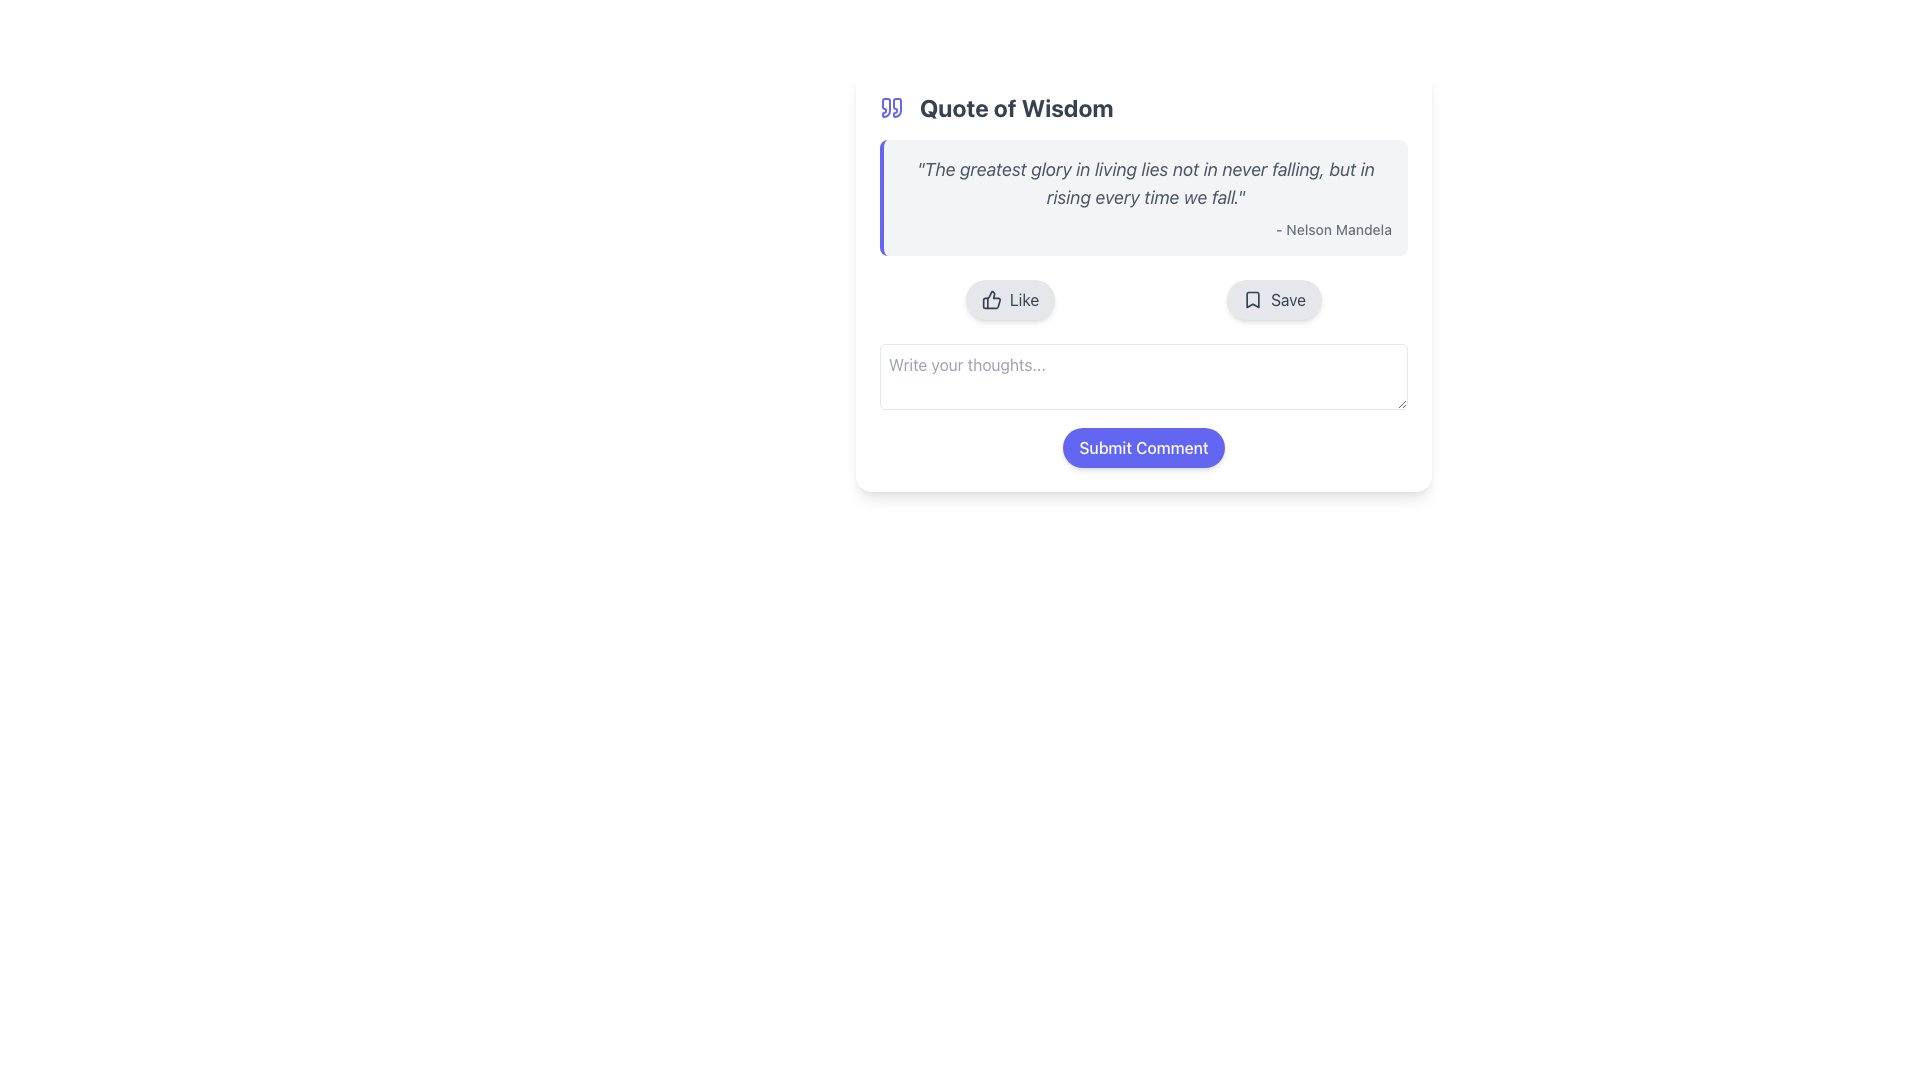 This screenshot has width=1920, height=1080. I want to click on quote from the text block styled in italicized gray font that contains the quote 'The greatest glory in living lies not in never falling, but in rising every time we fall.', so click(1146, 184).